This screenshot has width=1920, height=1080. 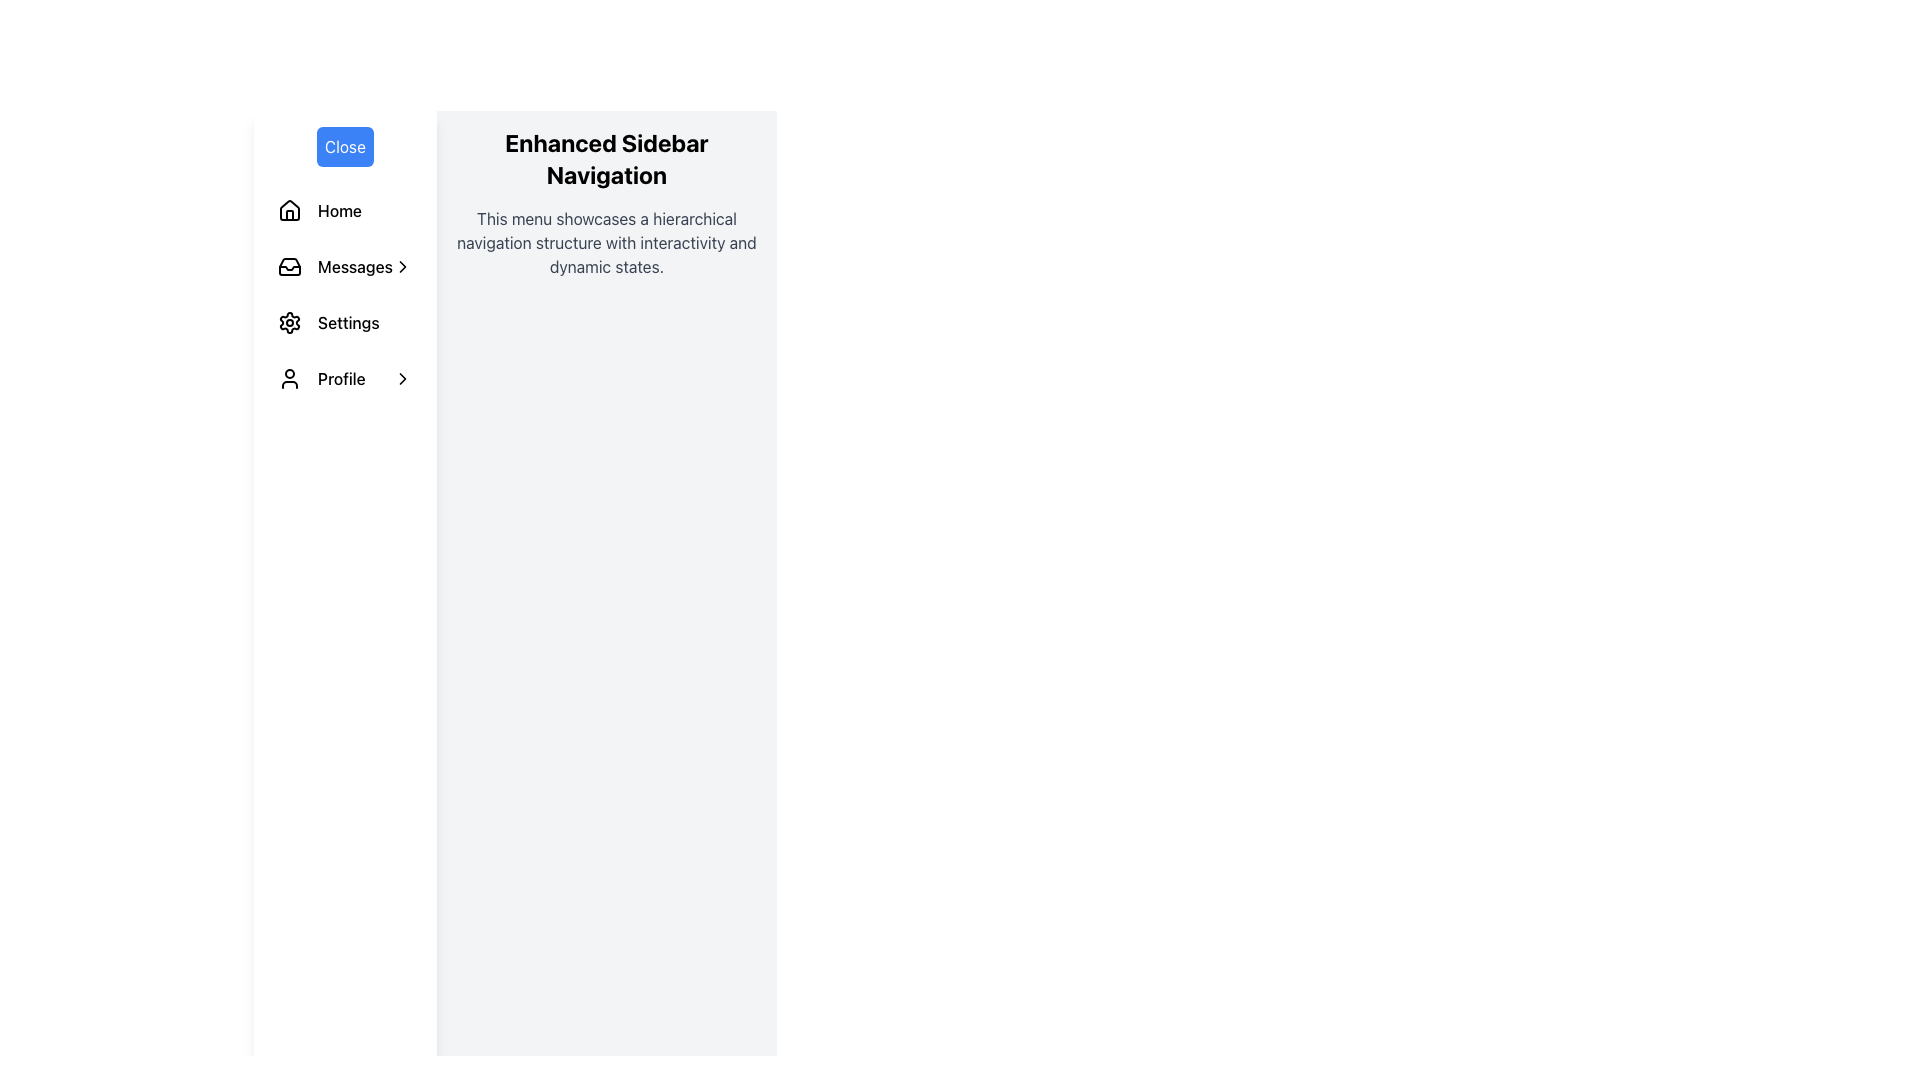 What do you see at coordinates (288, 265) in the screenshot?
I see `the 'Messages' icon located in the navigation sidebar, positioned to the left of the 'Messages' text` at bounding box center [288, 265].